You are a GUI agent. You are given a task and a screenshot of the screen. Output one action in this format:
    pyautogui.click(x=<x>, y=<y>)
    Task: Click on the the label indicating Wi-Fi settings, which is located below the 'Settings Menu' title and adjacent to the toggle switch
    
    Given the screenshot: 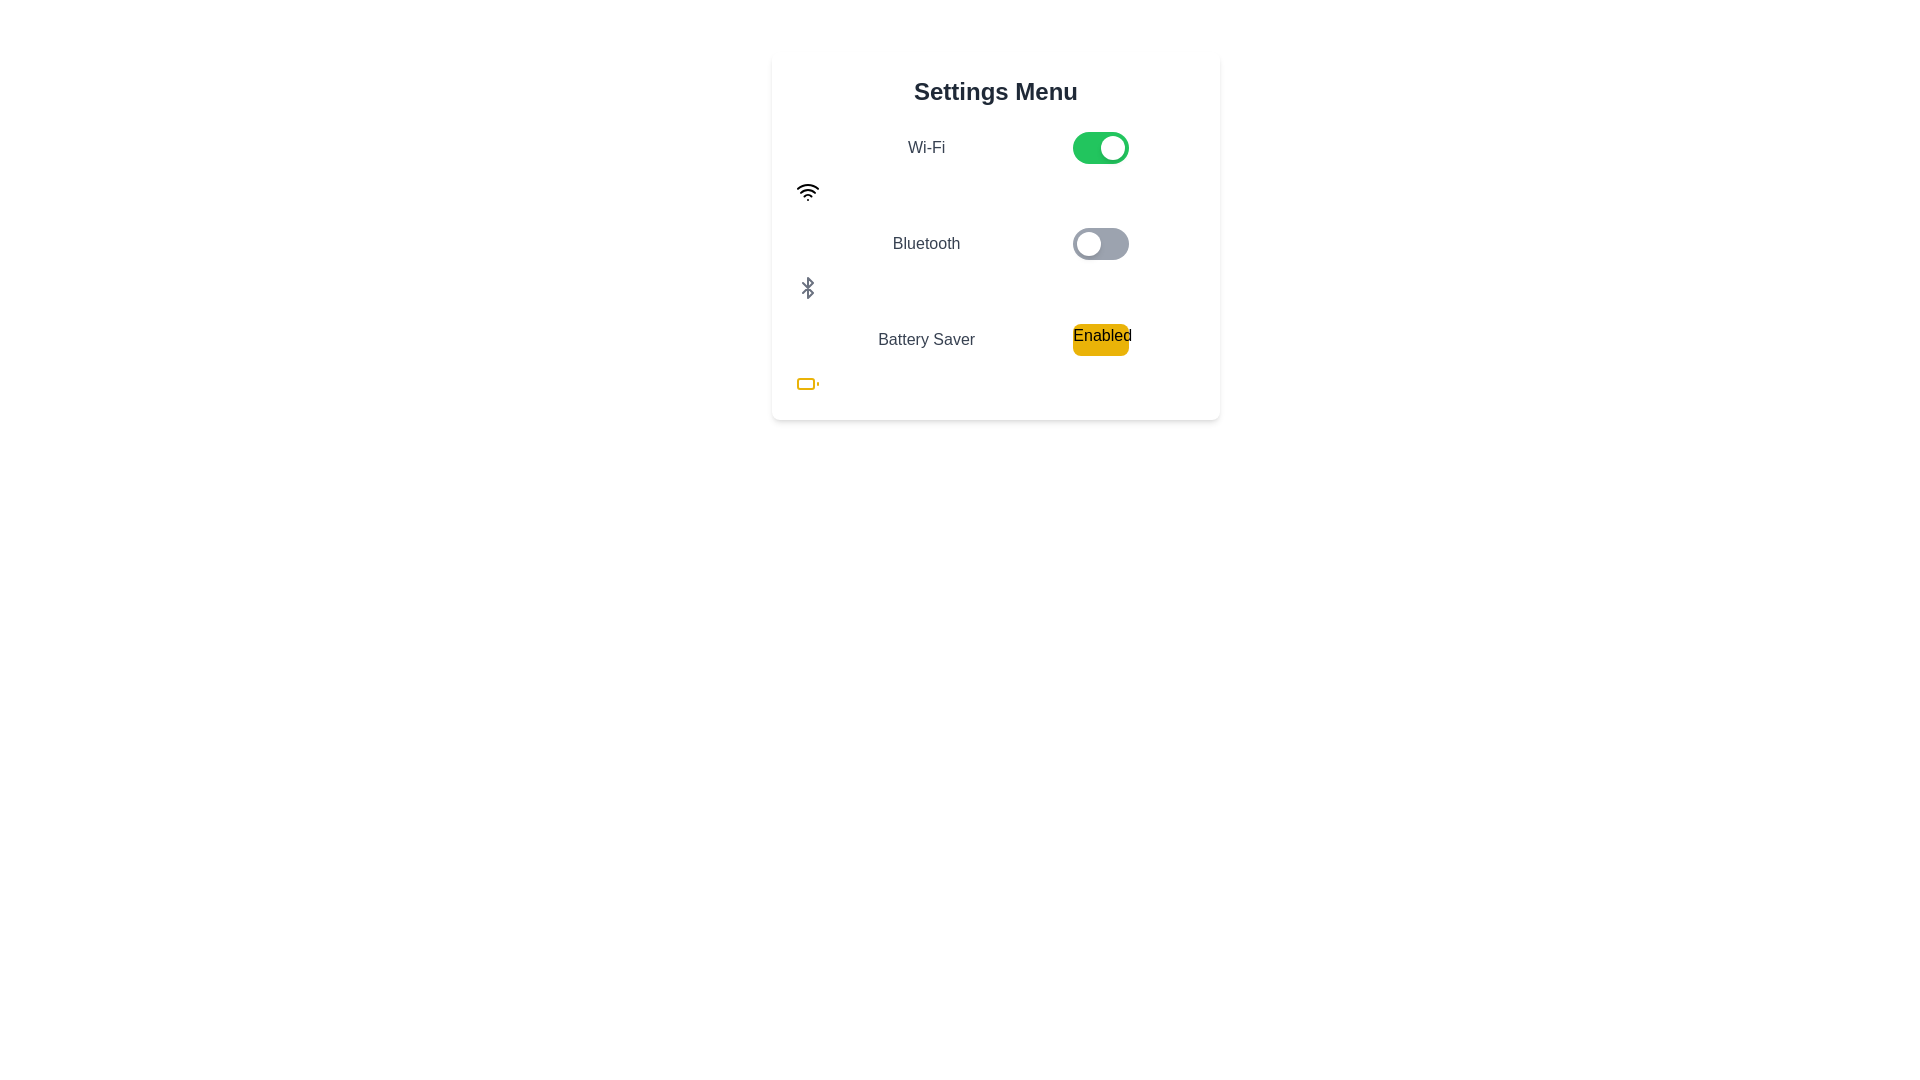 What is the action you would take?
    pyautogui.click(x=925, y=146)
    